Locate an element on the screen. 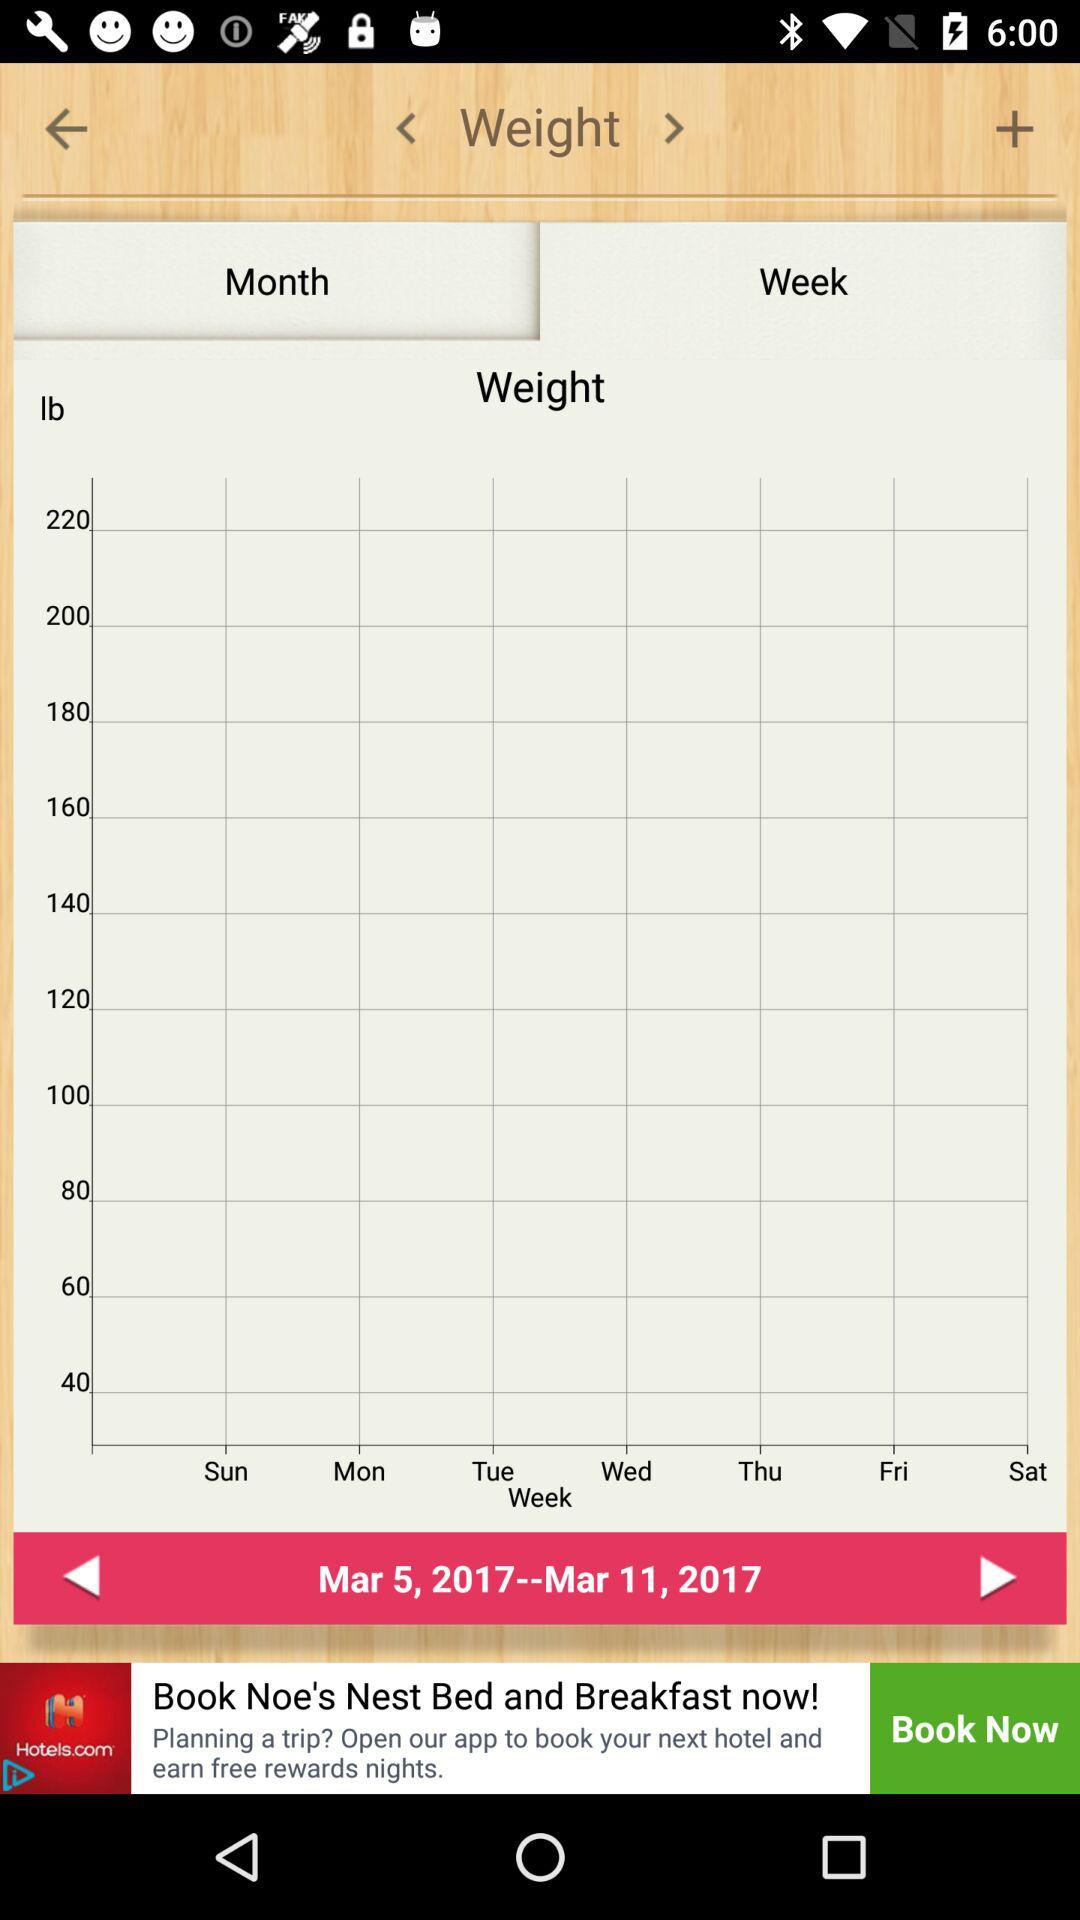  the play icon is located at coordinates (18, 1775).